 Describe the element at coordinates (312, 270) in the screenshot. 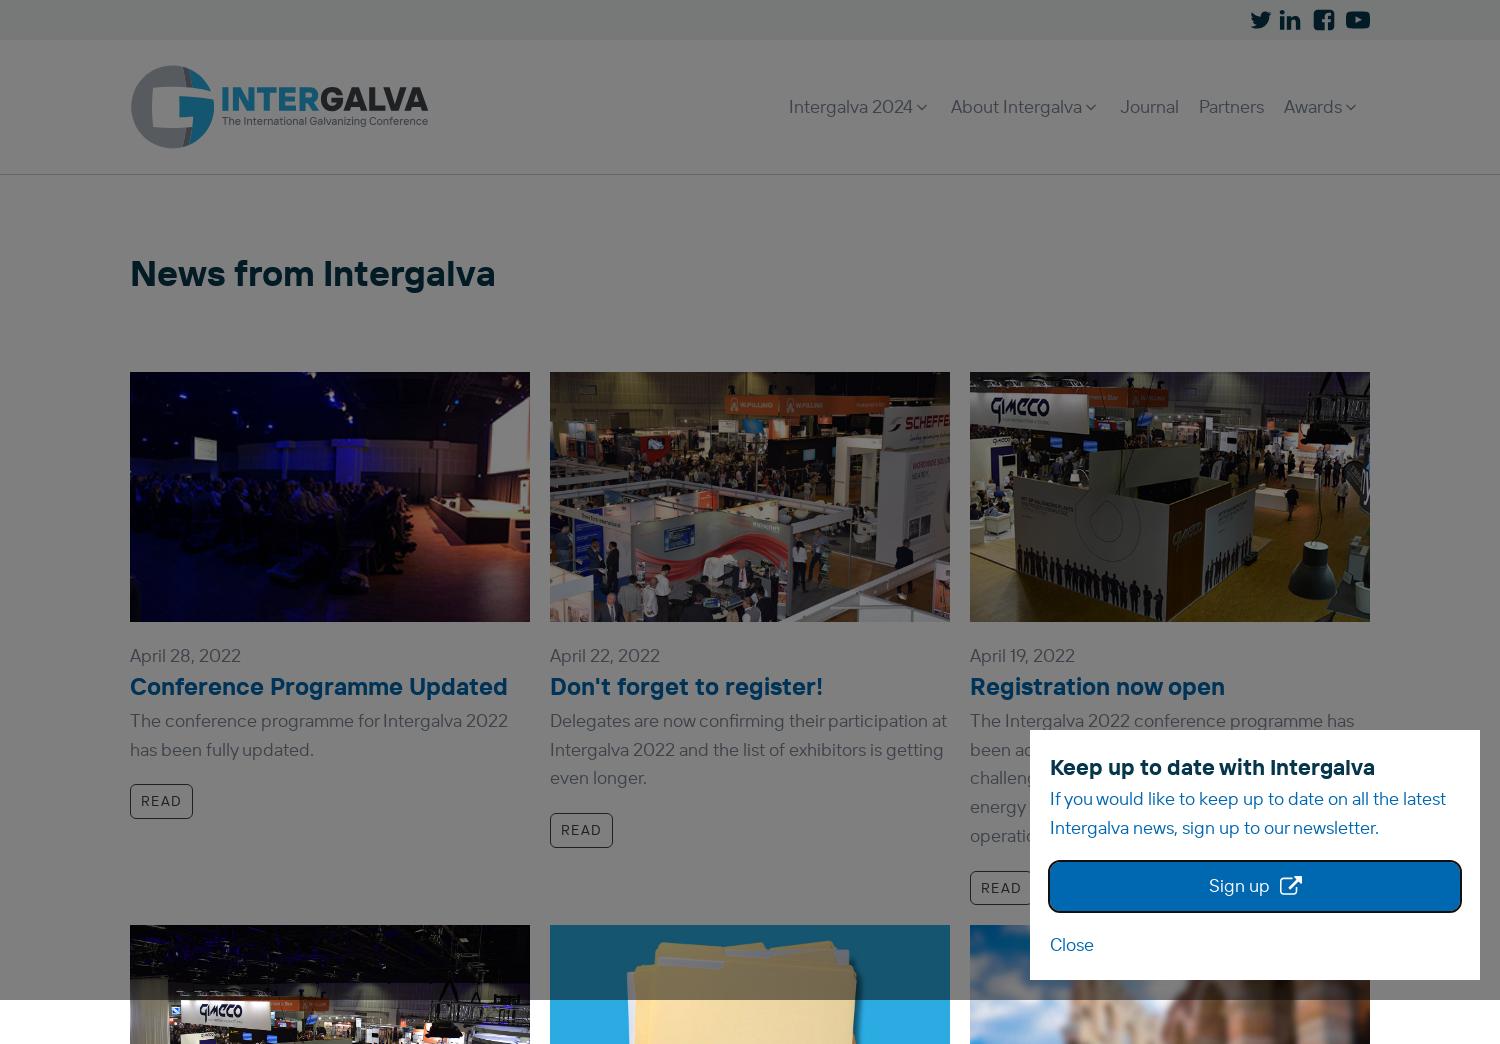

I see `'News from Intergalva'` at that location.